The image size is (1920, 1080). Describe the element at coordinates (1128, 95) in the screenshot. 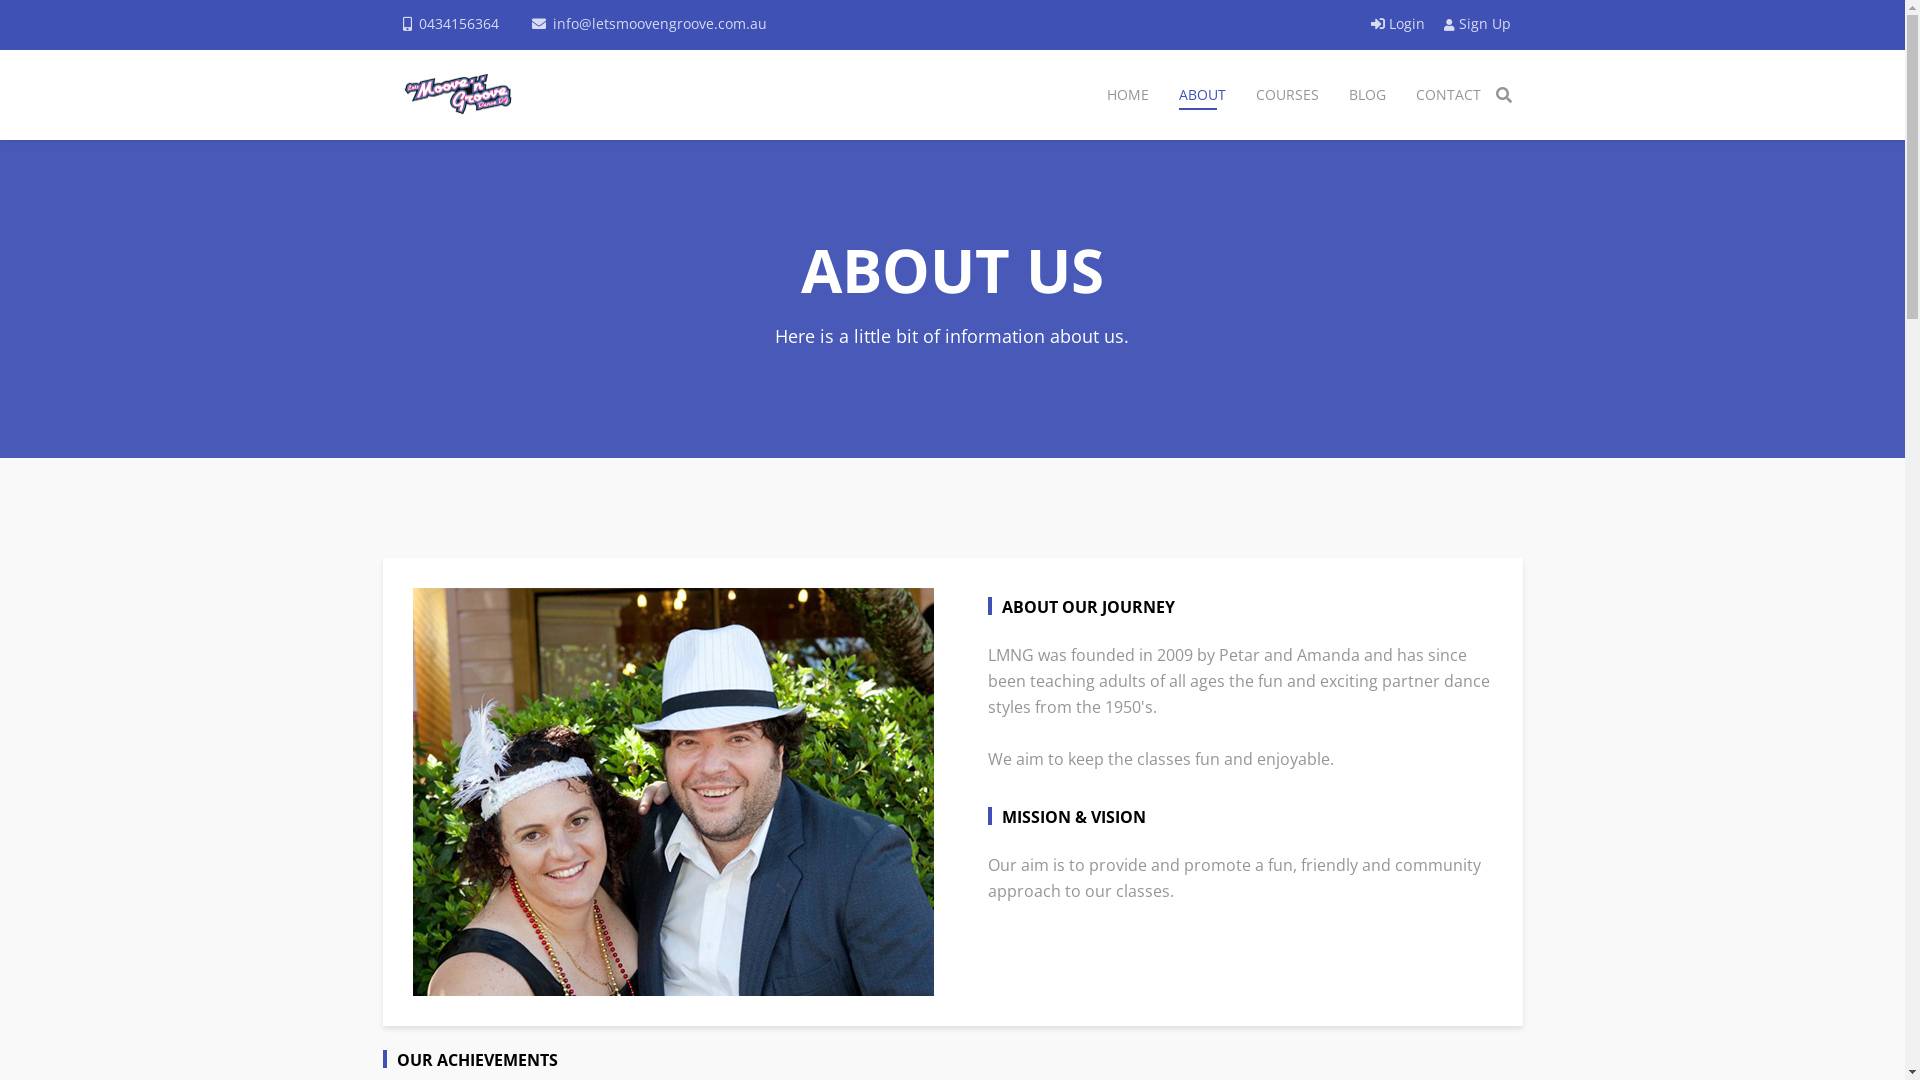

I see `'HOME'` at that location.